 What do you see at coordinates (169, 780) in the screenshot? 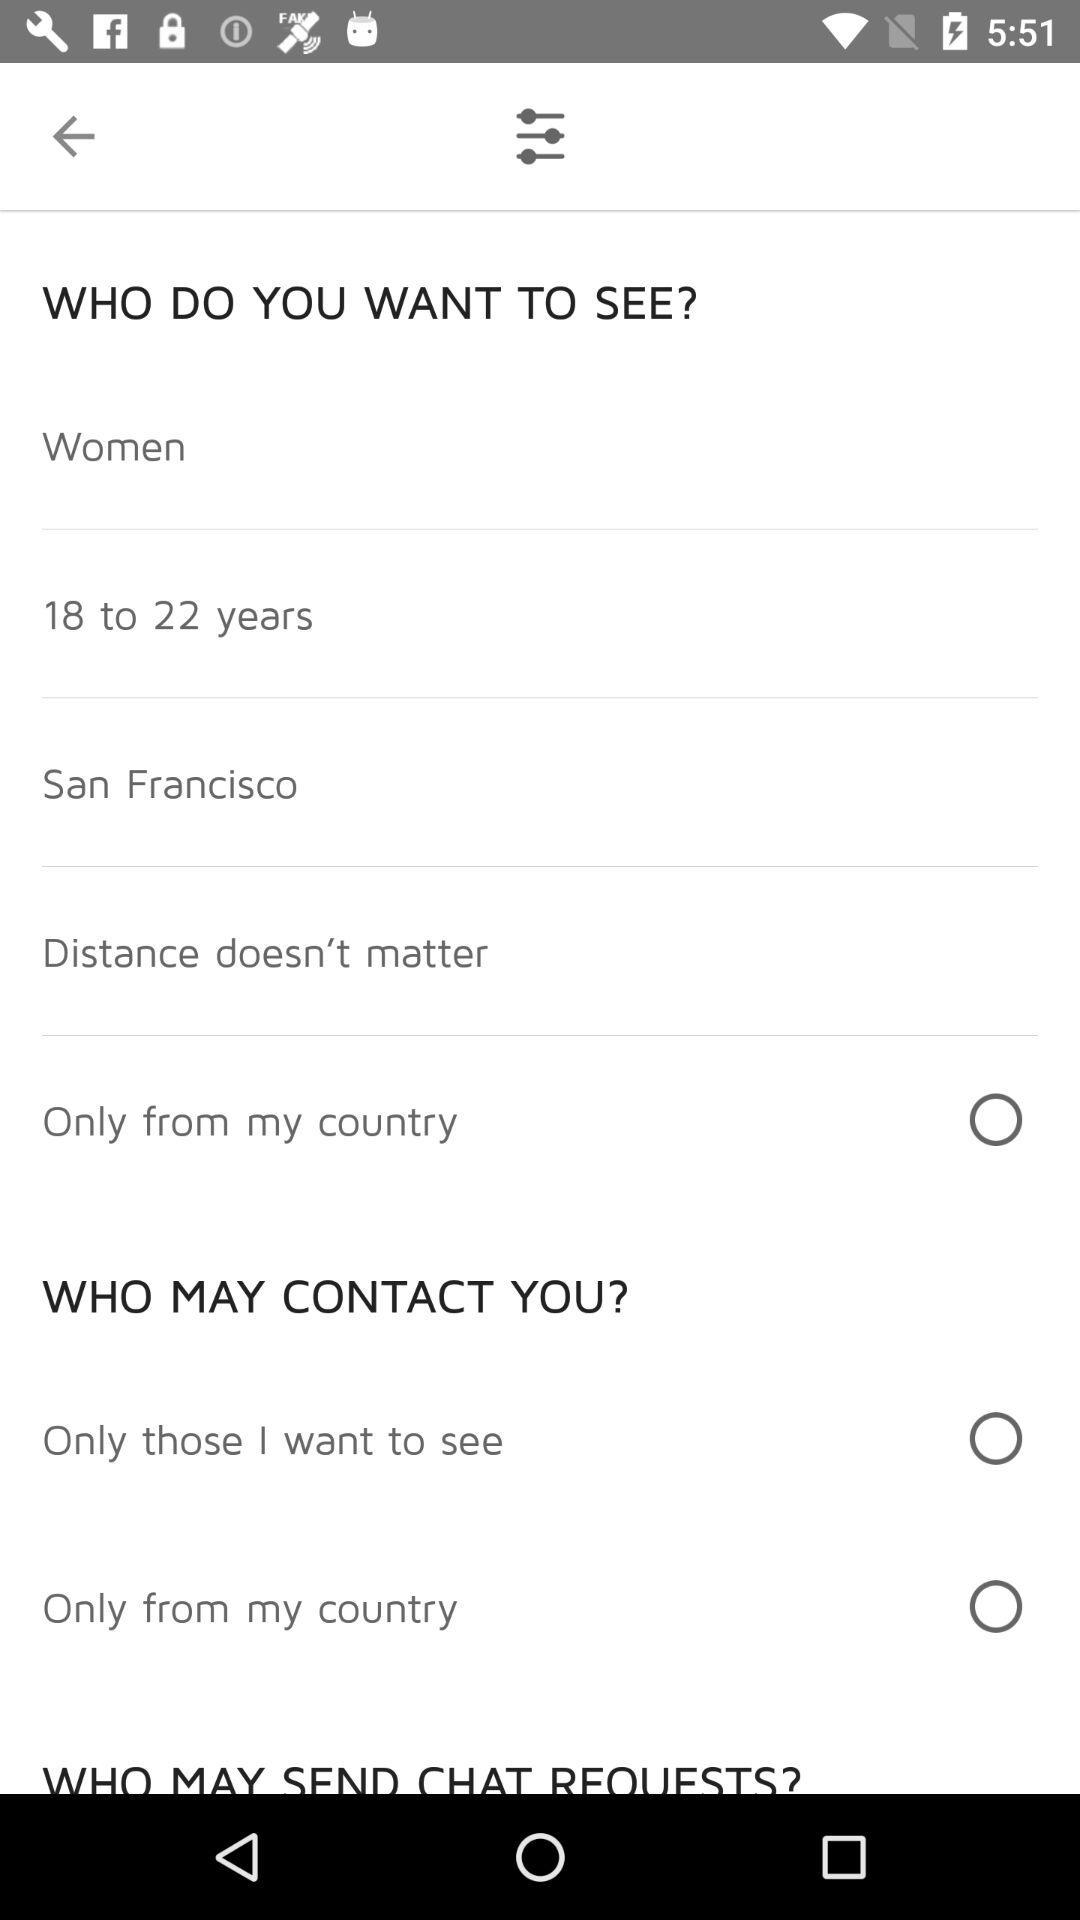
I see `the san francisco icon` at bounding box center [169, 780].